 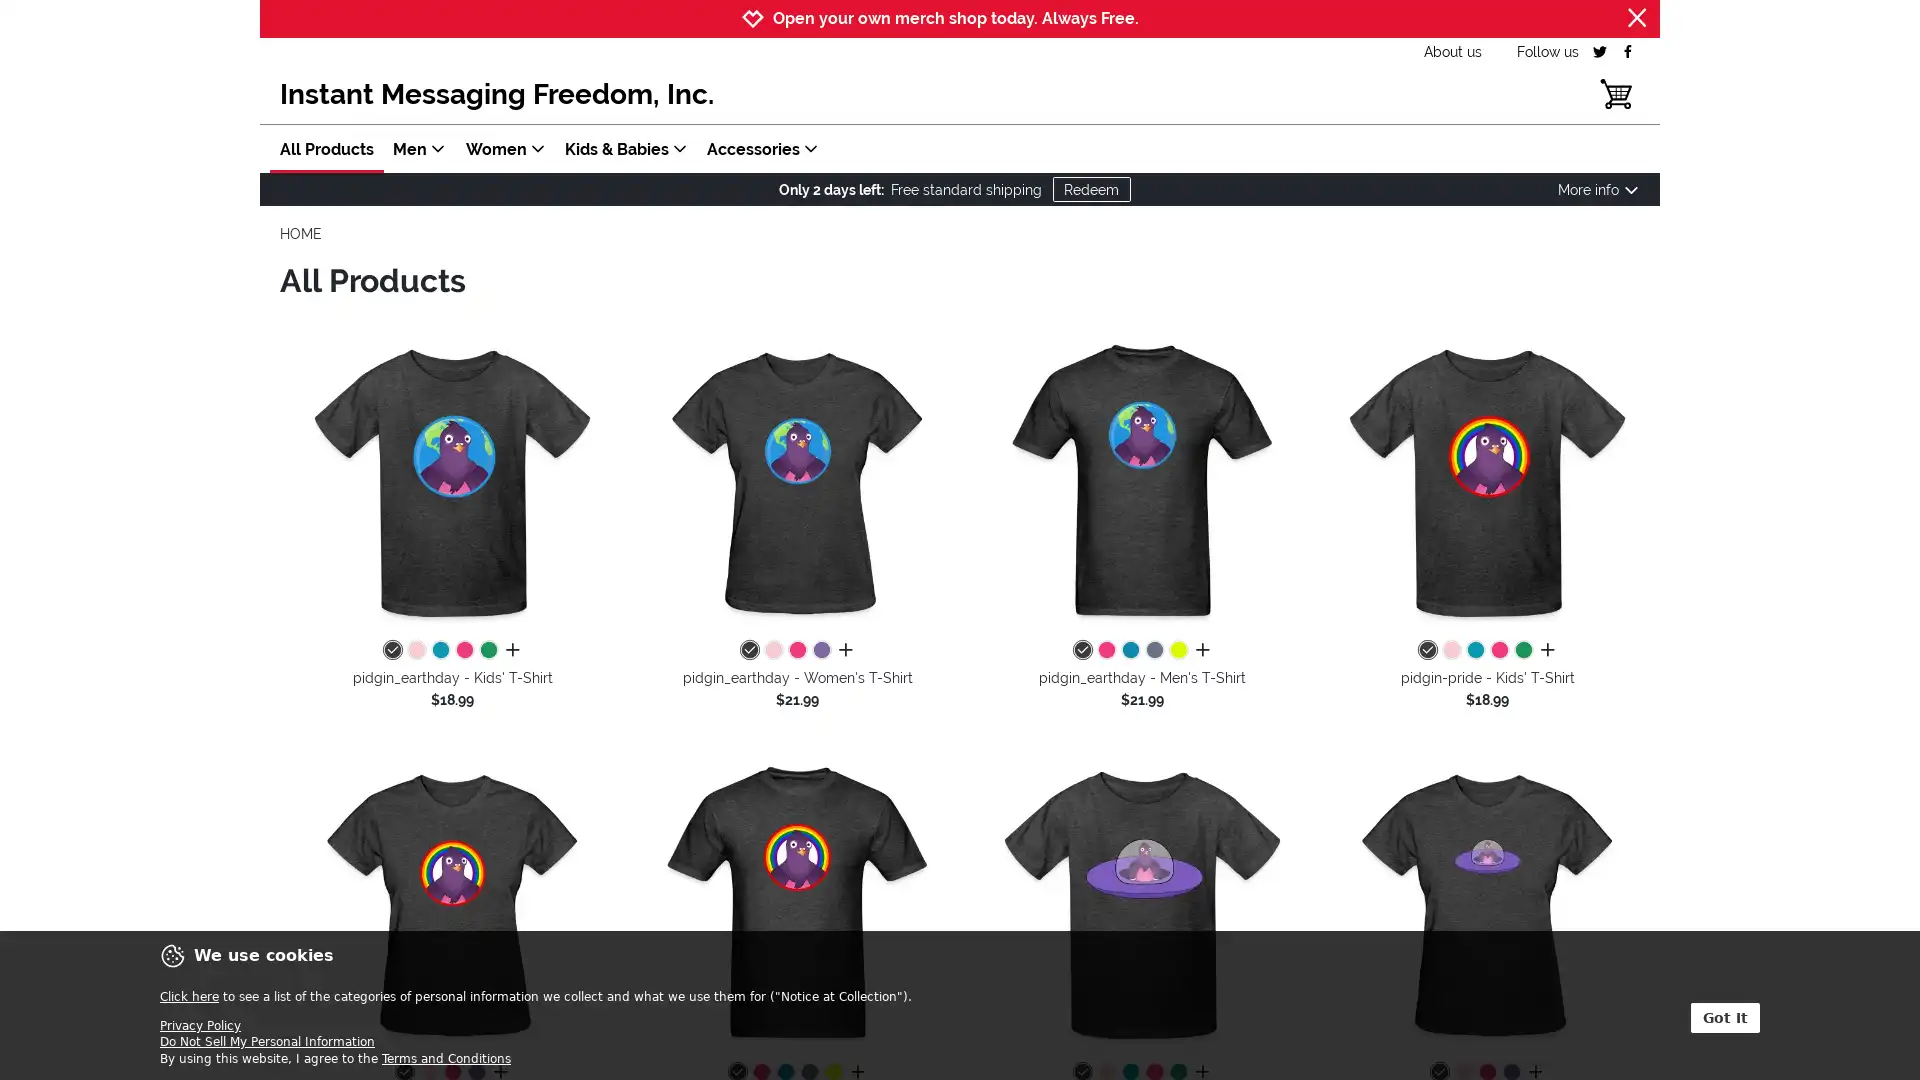 What do you see at coordinates (488, 651) in the screenshot?
I see `kelly green` at bounding box center [488, 651].